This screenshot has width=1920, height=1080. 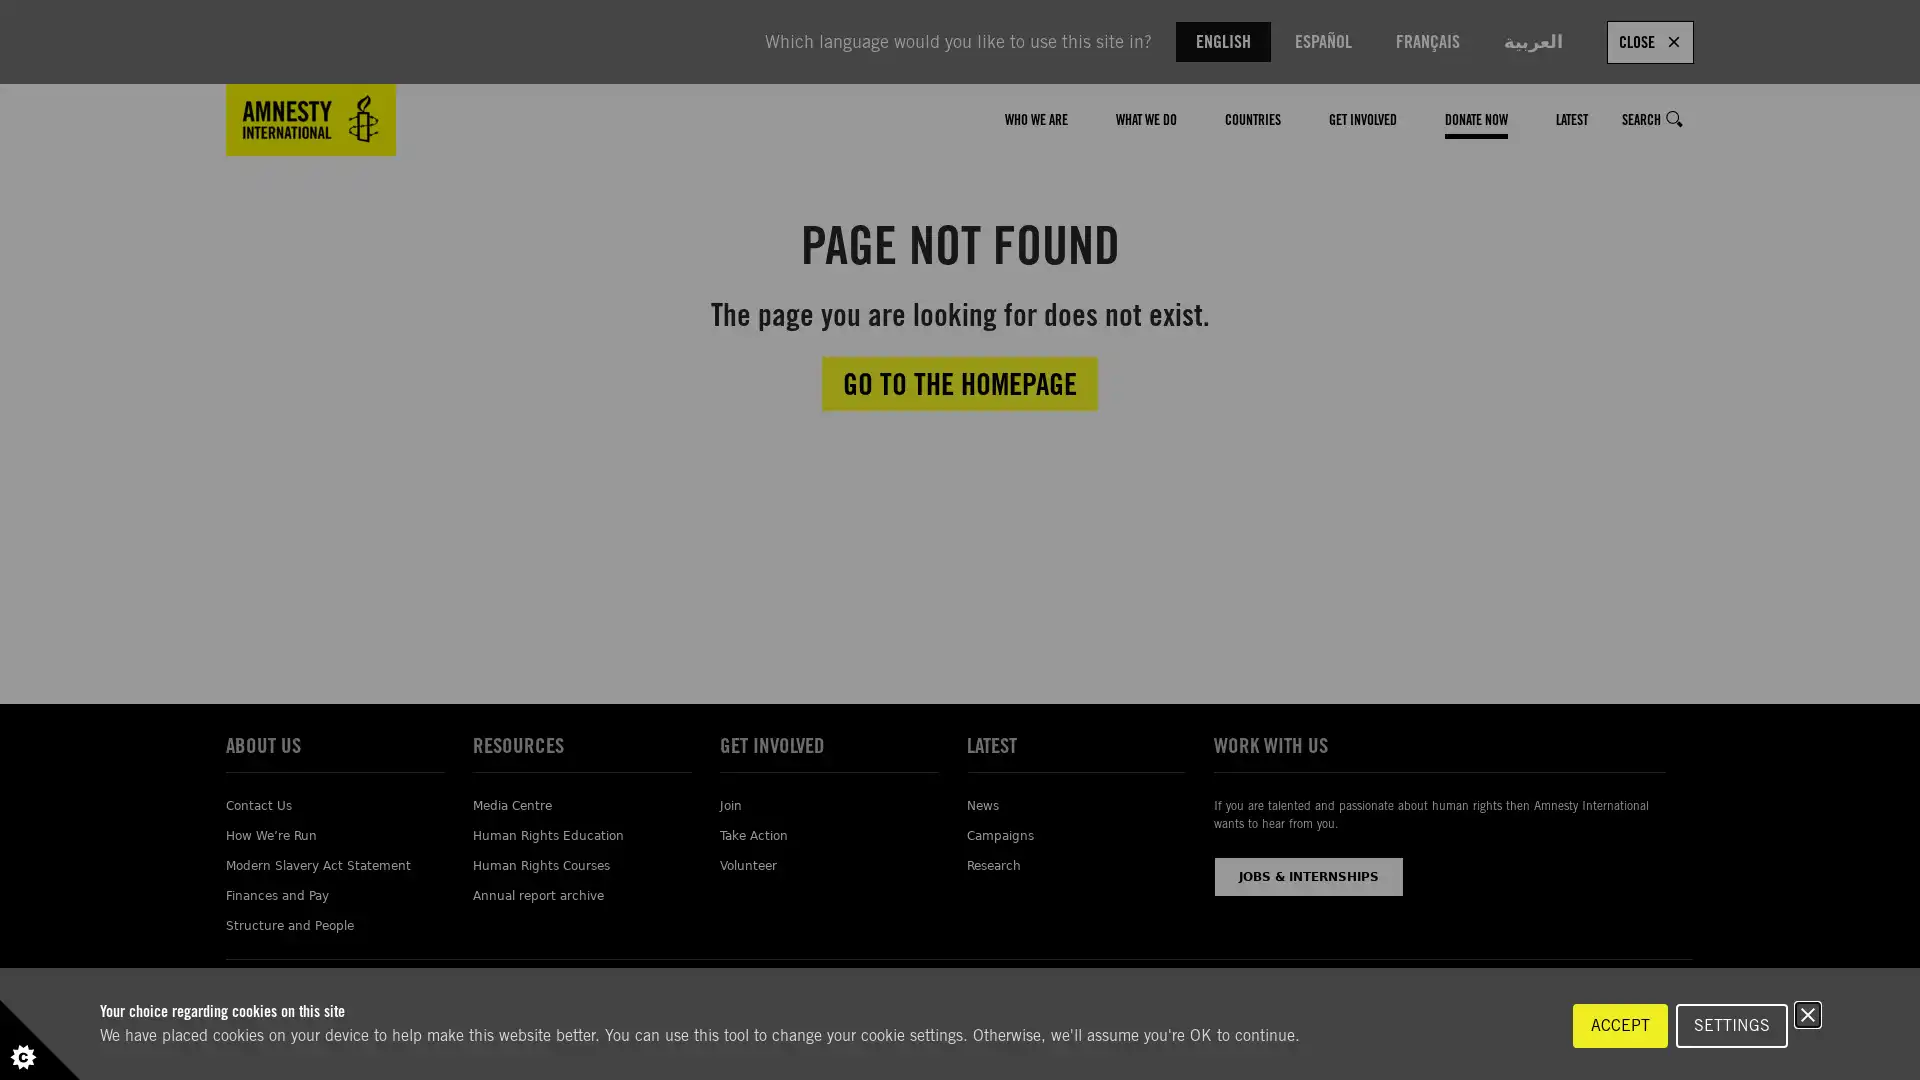 I want to click on ACCEPT, so click(x=1620, y=1026).